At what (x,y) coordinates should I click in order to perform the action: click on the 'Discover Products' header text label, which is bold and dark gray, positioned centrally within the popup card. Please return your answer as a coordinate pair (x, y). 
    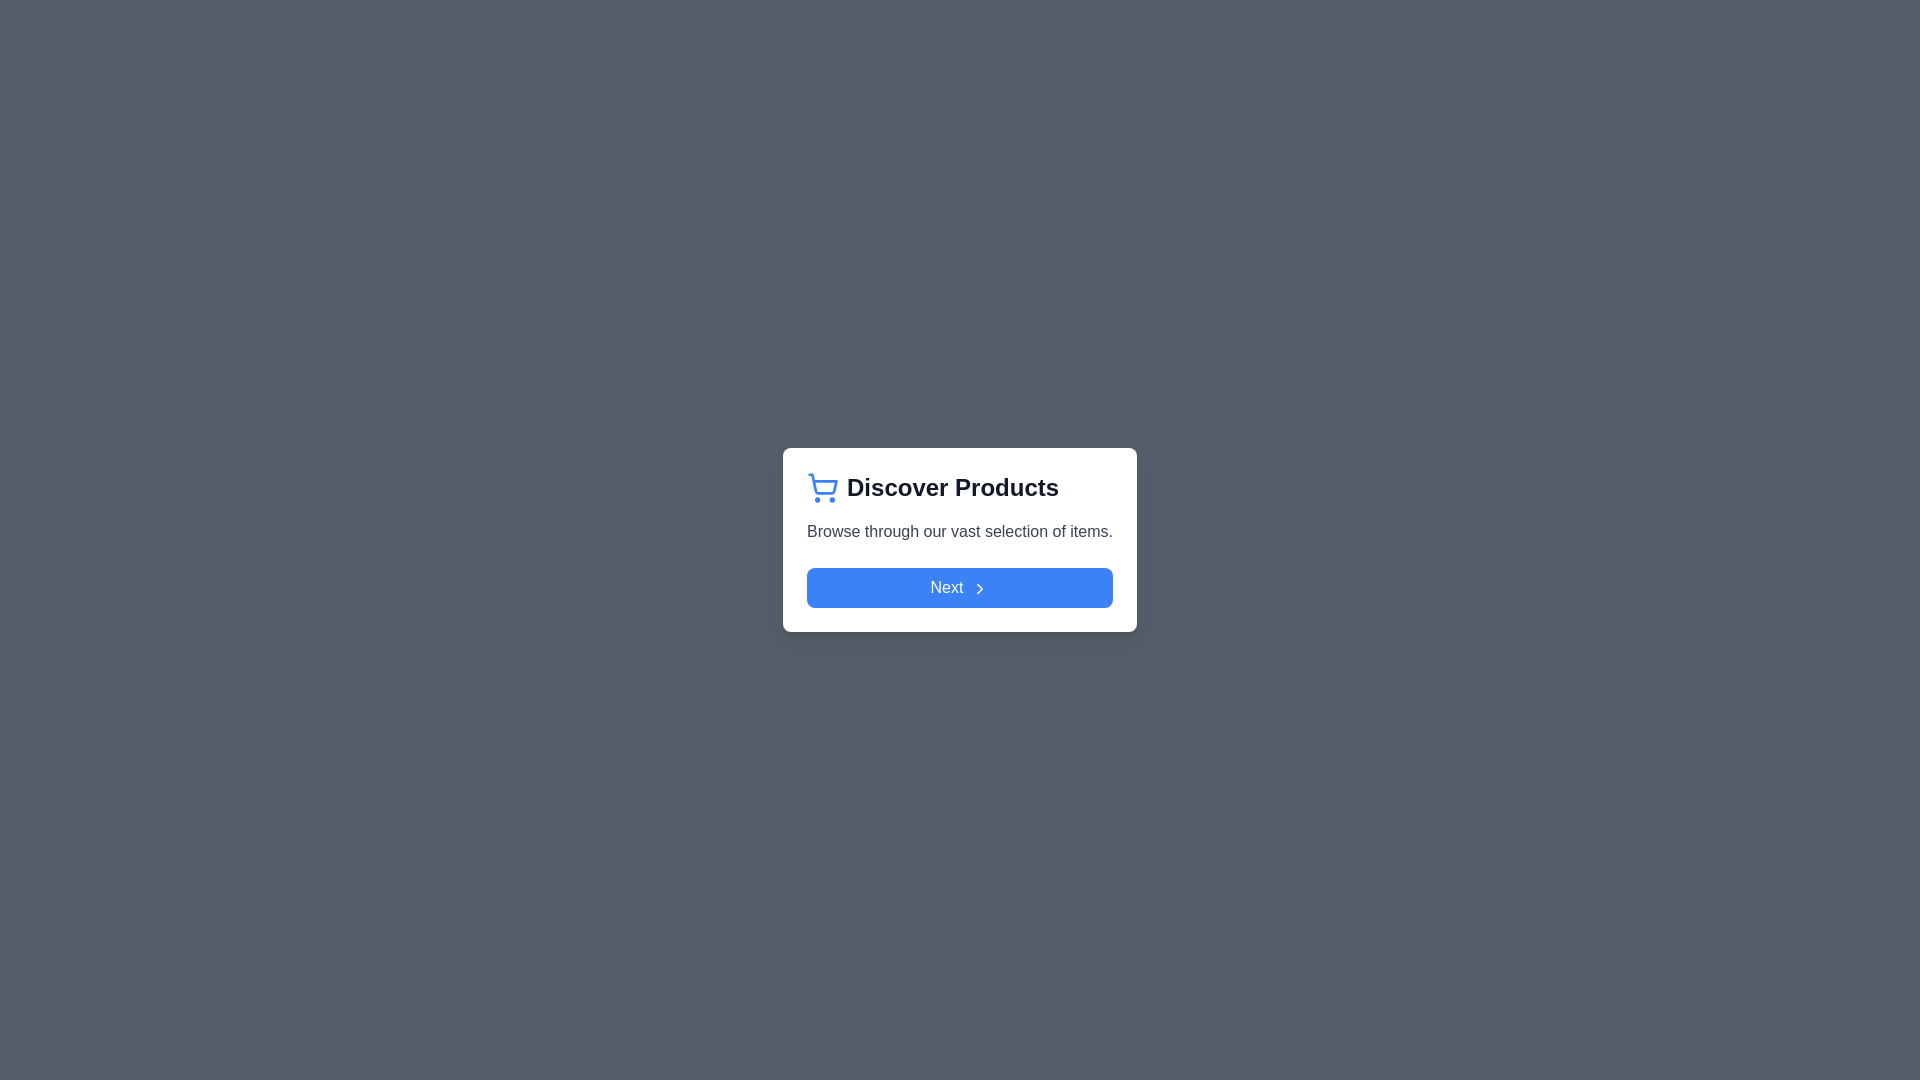
    Looking at the image, I should click on (952, 488).